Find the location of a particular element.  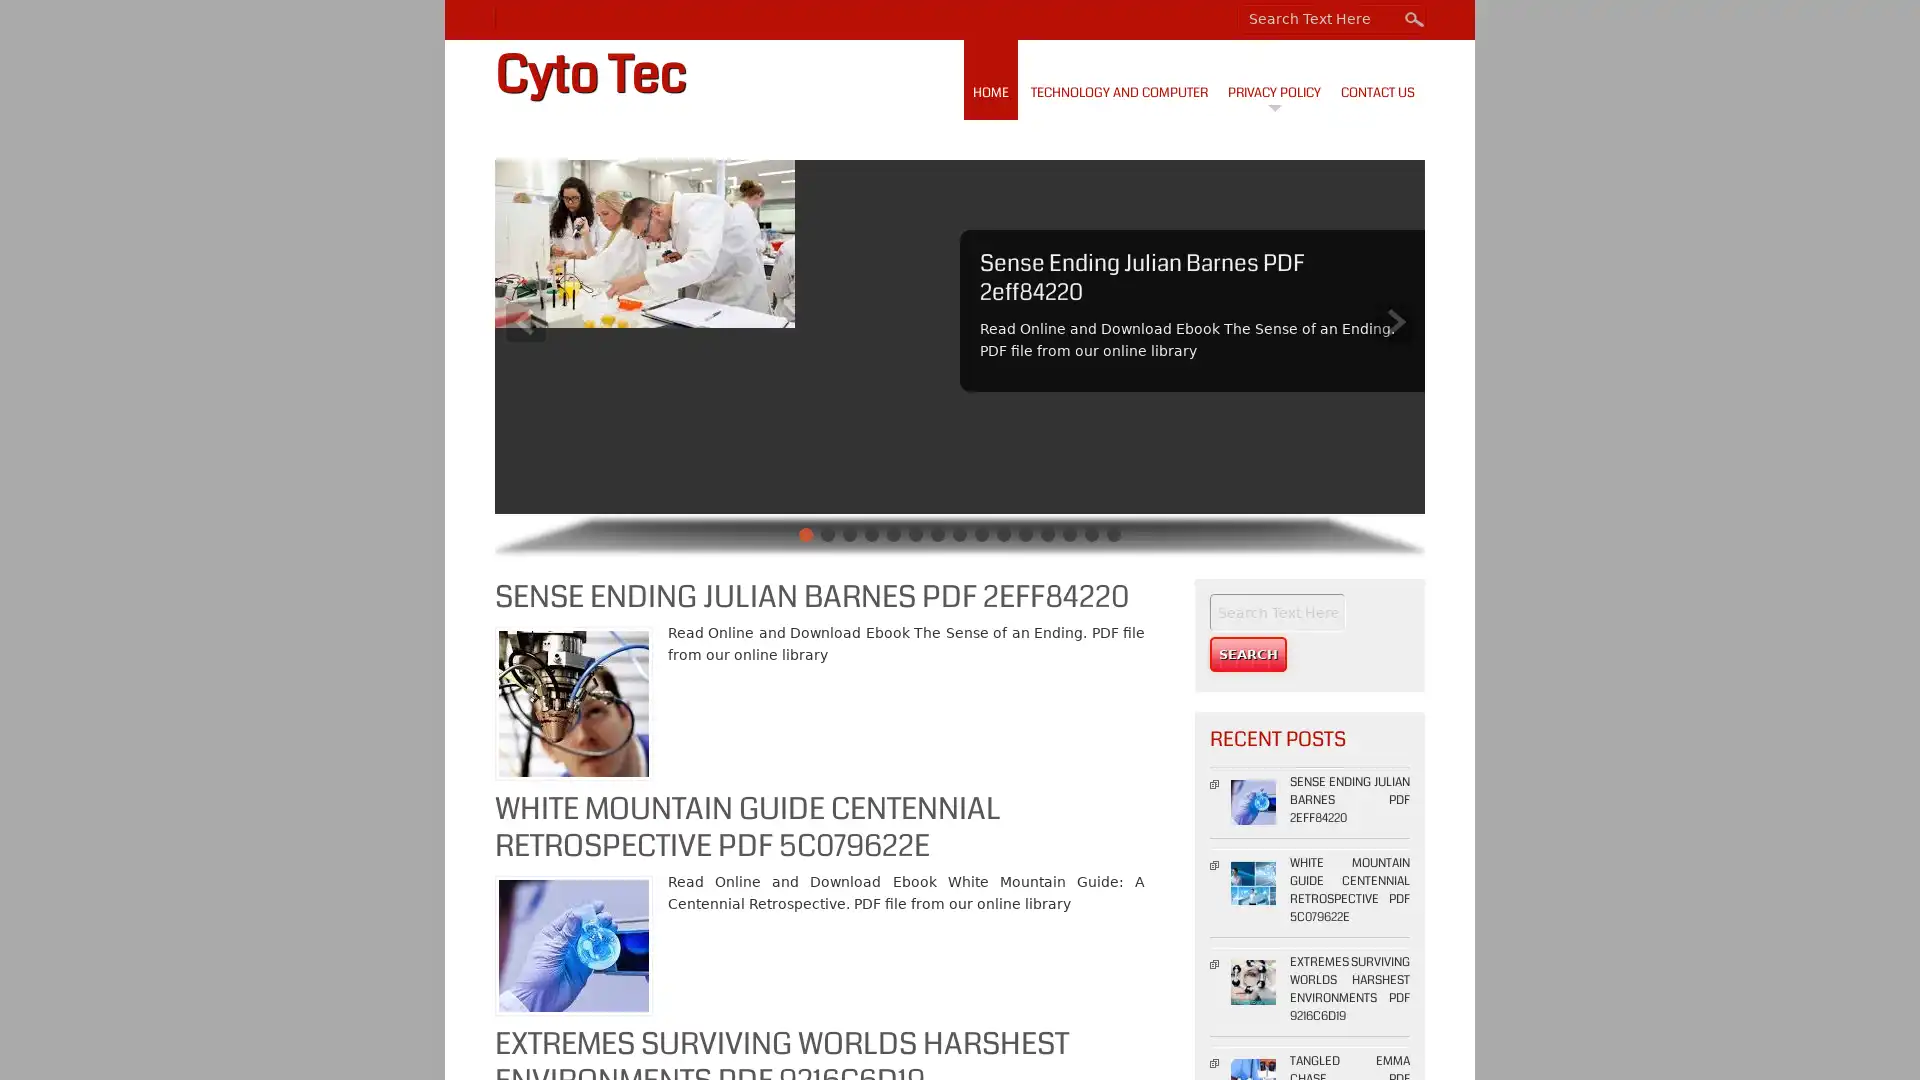

Search is located at coordinates (1247, 654).